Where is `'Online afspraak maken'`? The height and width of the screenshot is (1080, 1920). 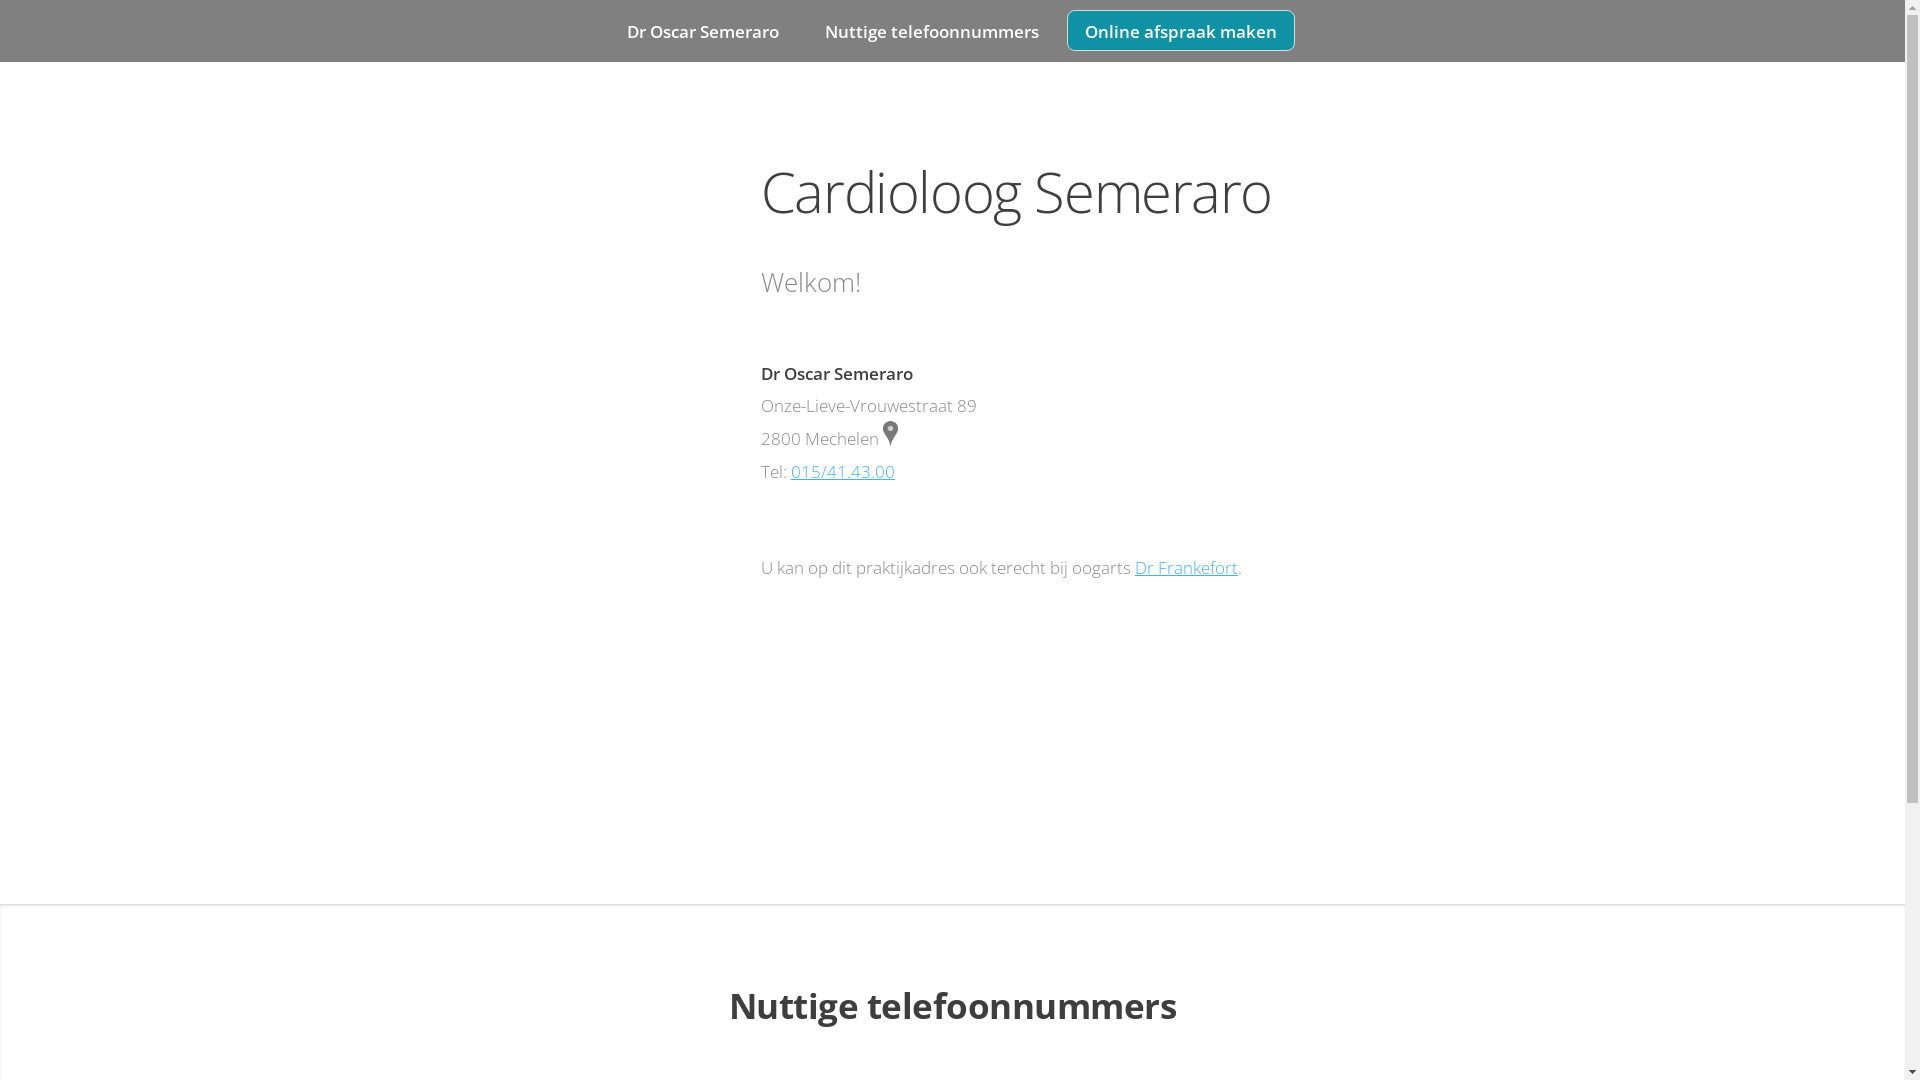 'Online afspraak maken' is located at coordinates (1181, 30).